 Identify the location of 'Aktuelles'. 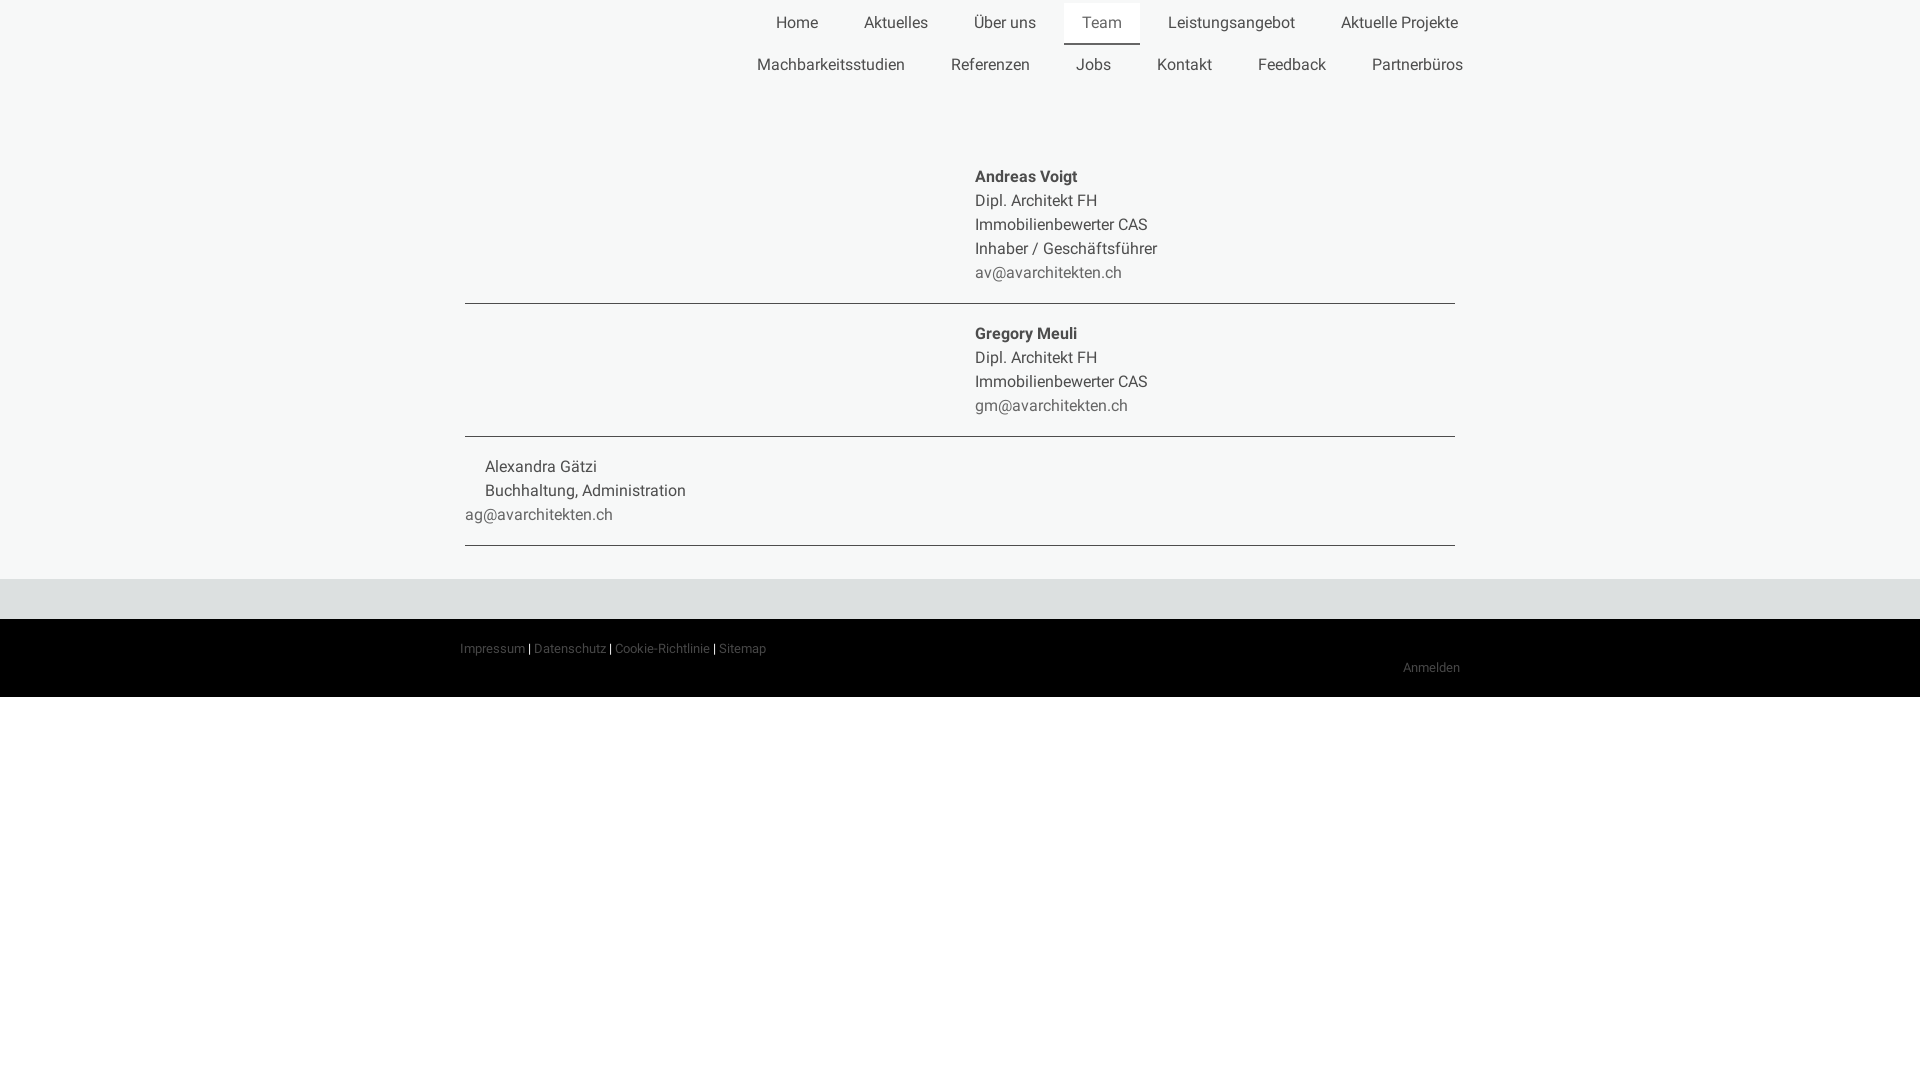
(895, 23).